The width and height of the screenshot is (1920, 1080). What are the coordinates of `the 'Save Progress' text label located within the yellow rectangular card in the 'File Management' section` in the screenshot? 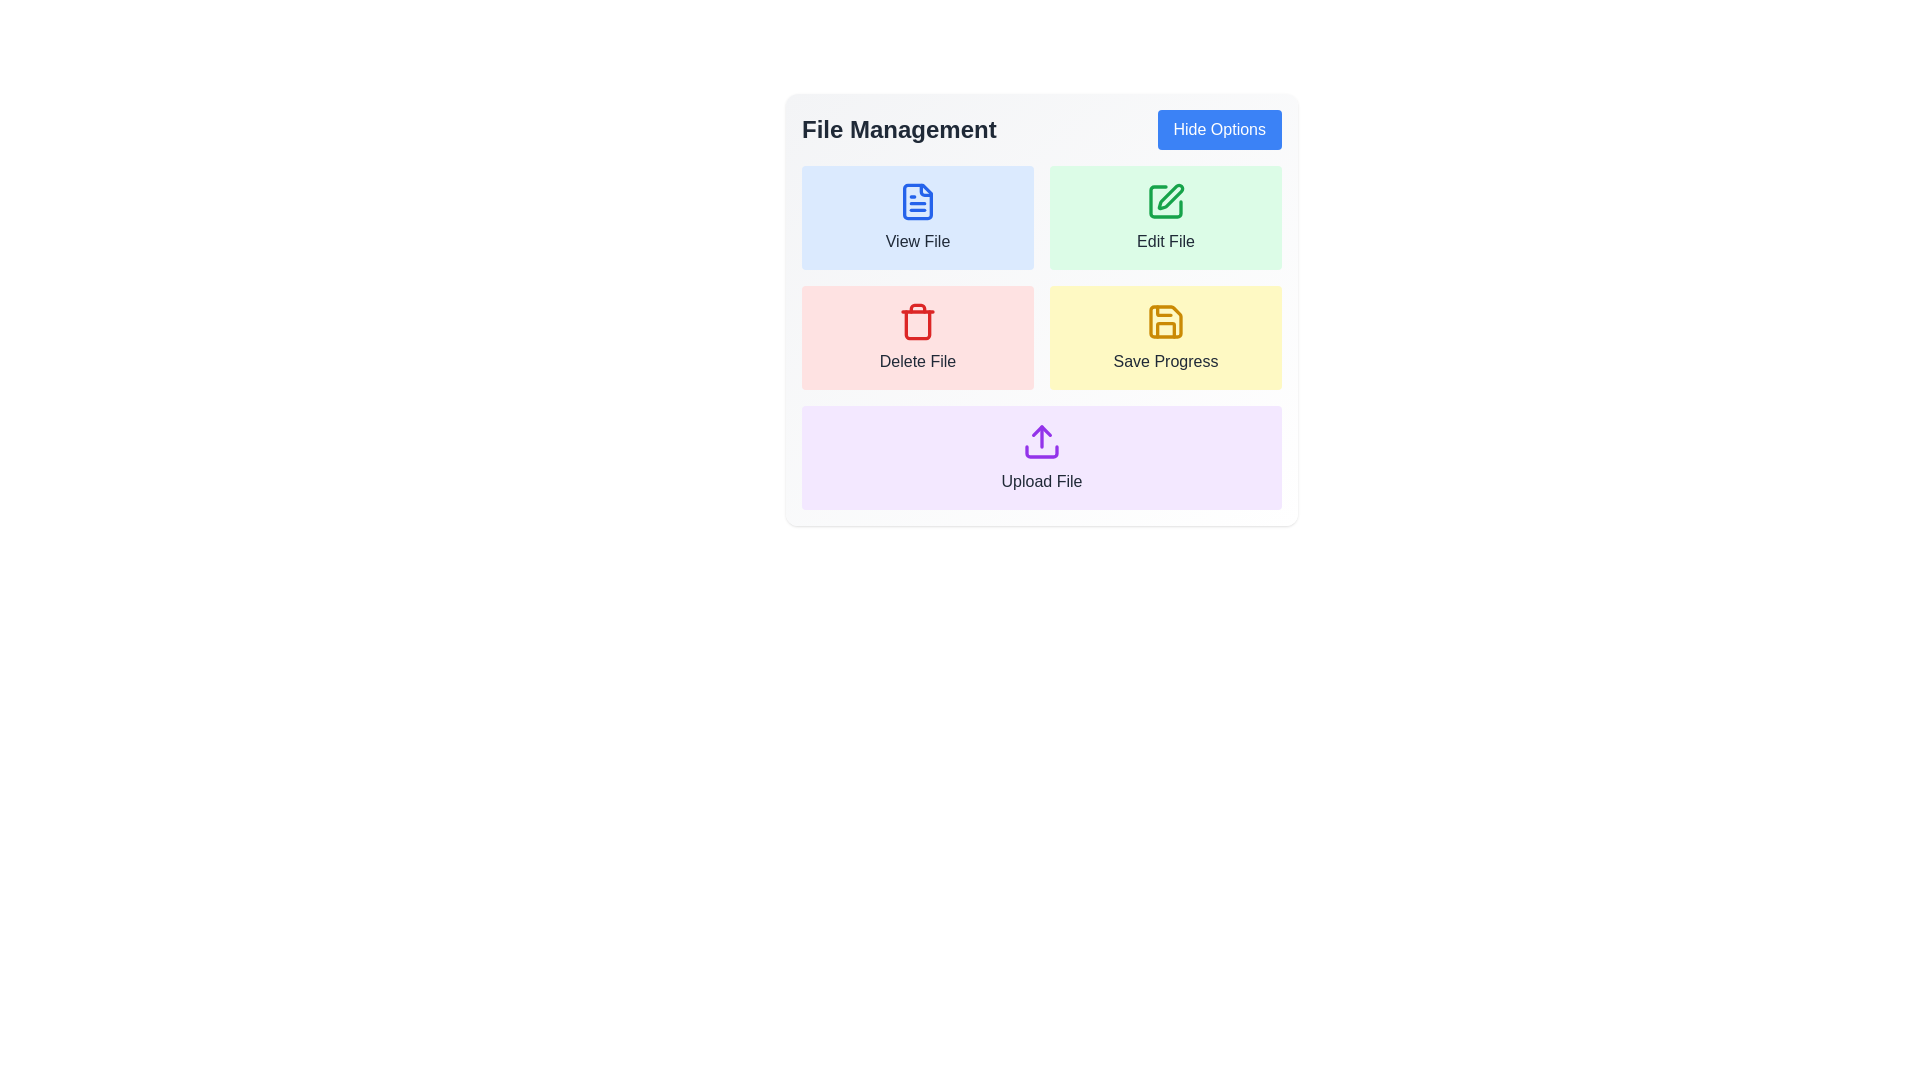 It's located at (1166, 362).